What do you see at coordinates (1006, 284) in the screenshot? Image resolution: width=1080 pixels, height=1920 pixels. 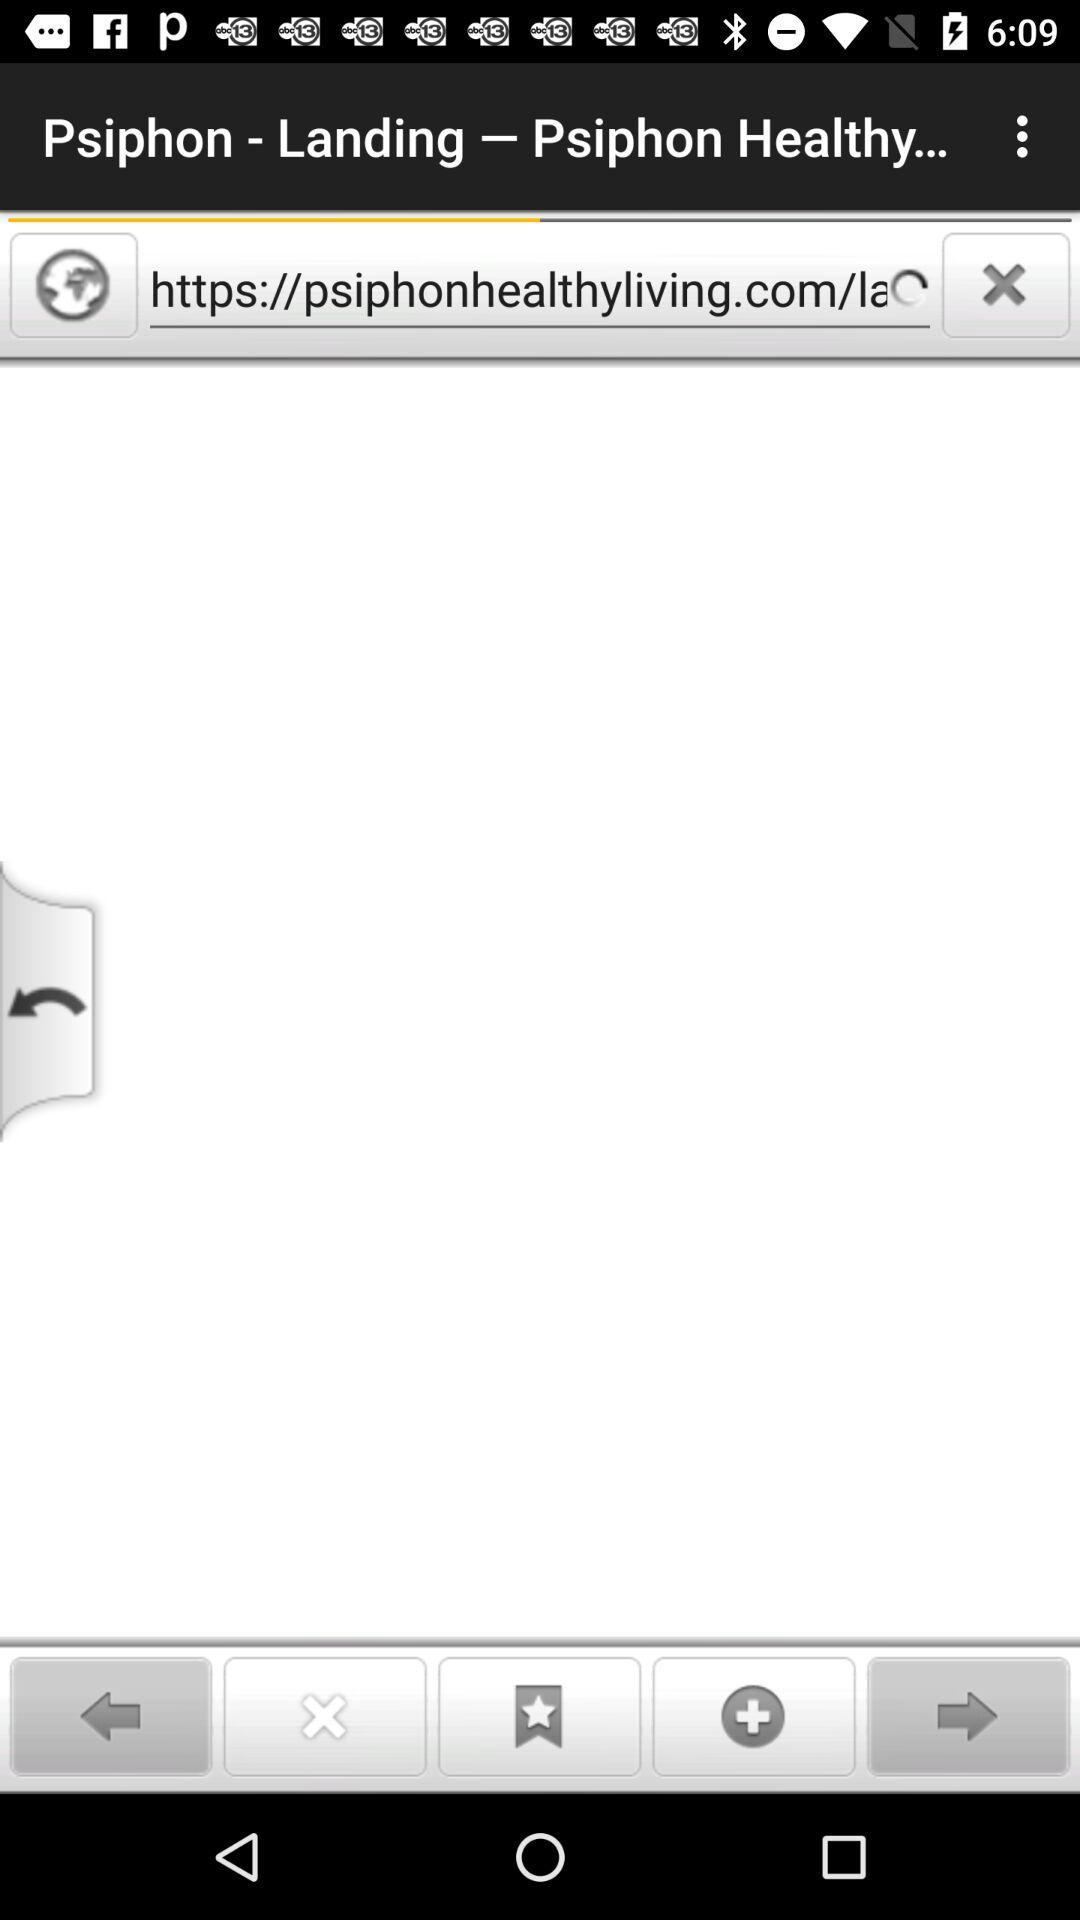 I see `clear search results` at bounding box center [1006, 284].